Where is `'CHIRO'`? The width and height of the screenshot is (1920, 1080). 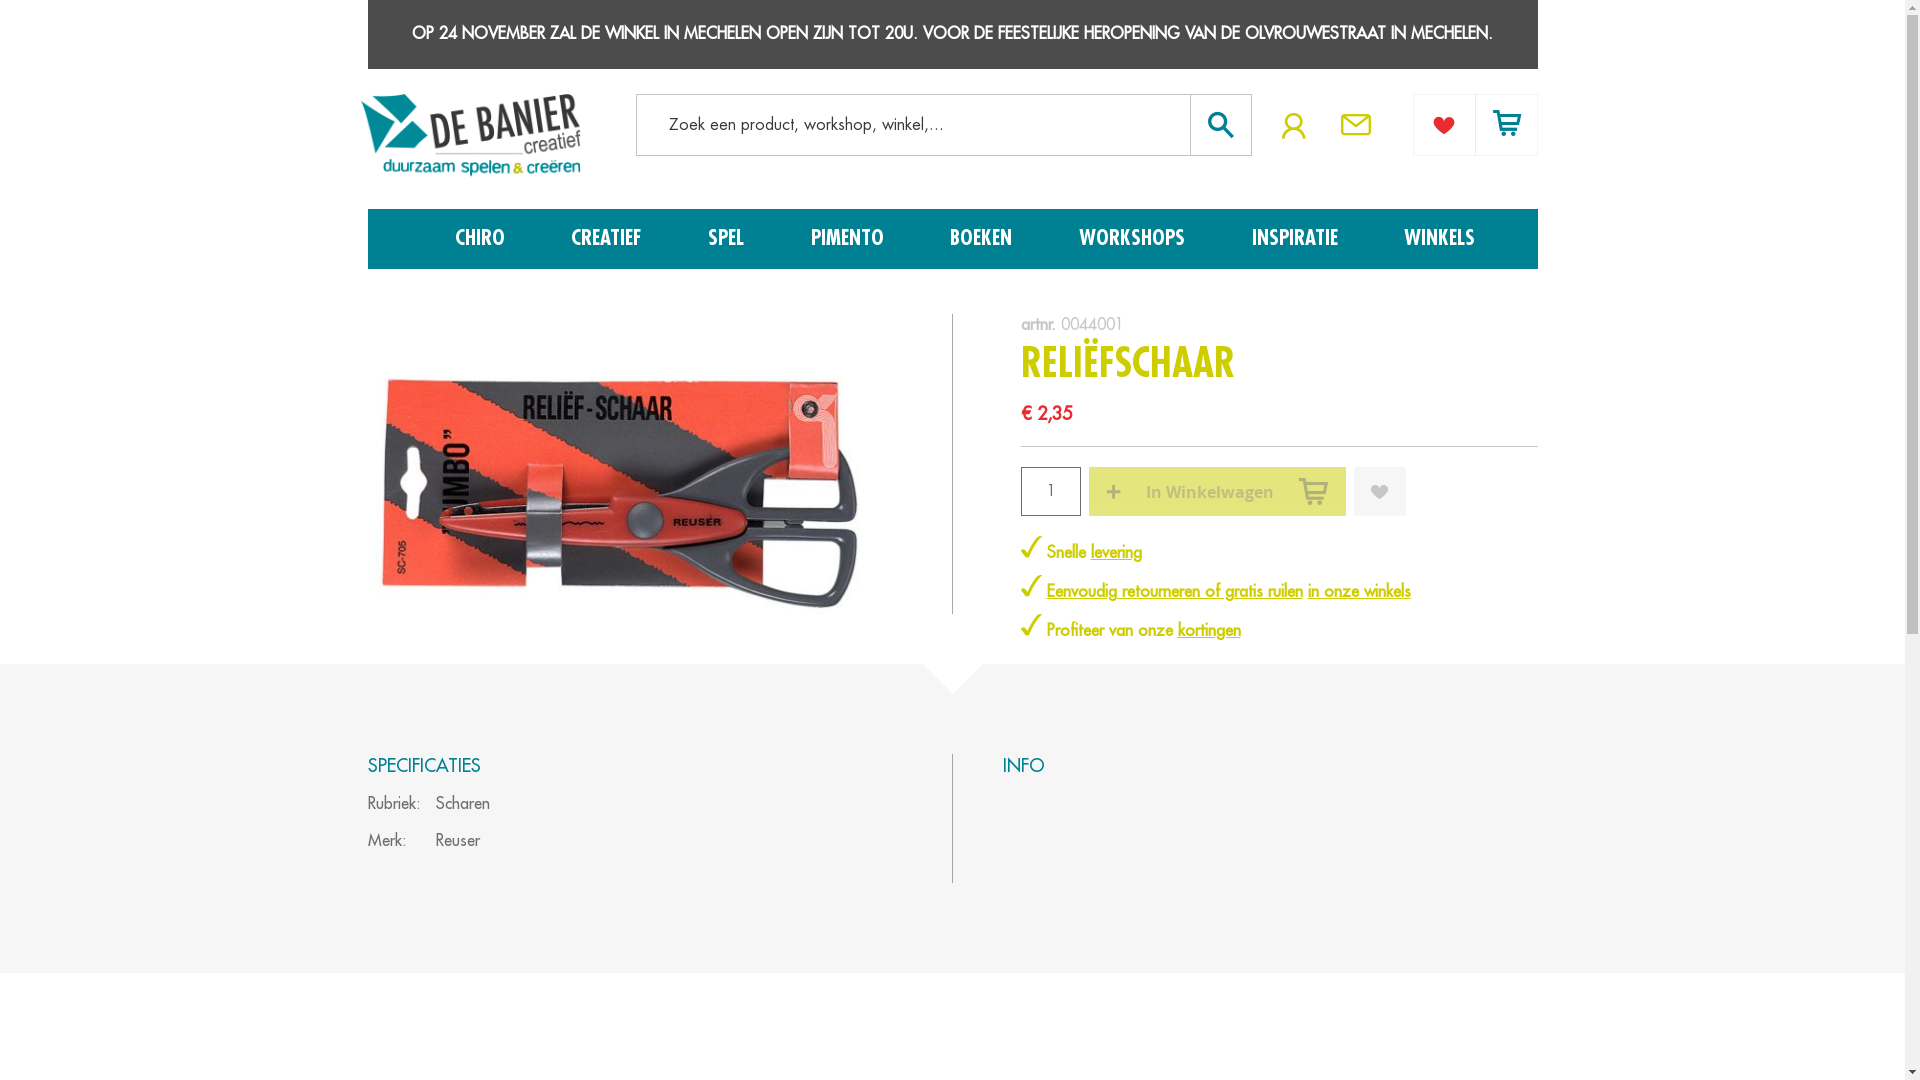
'CHIRO' is located at coordinates (483, 238).